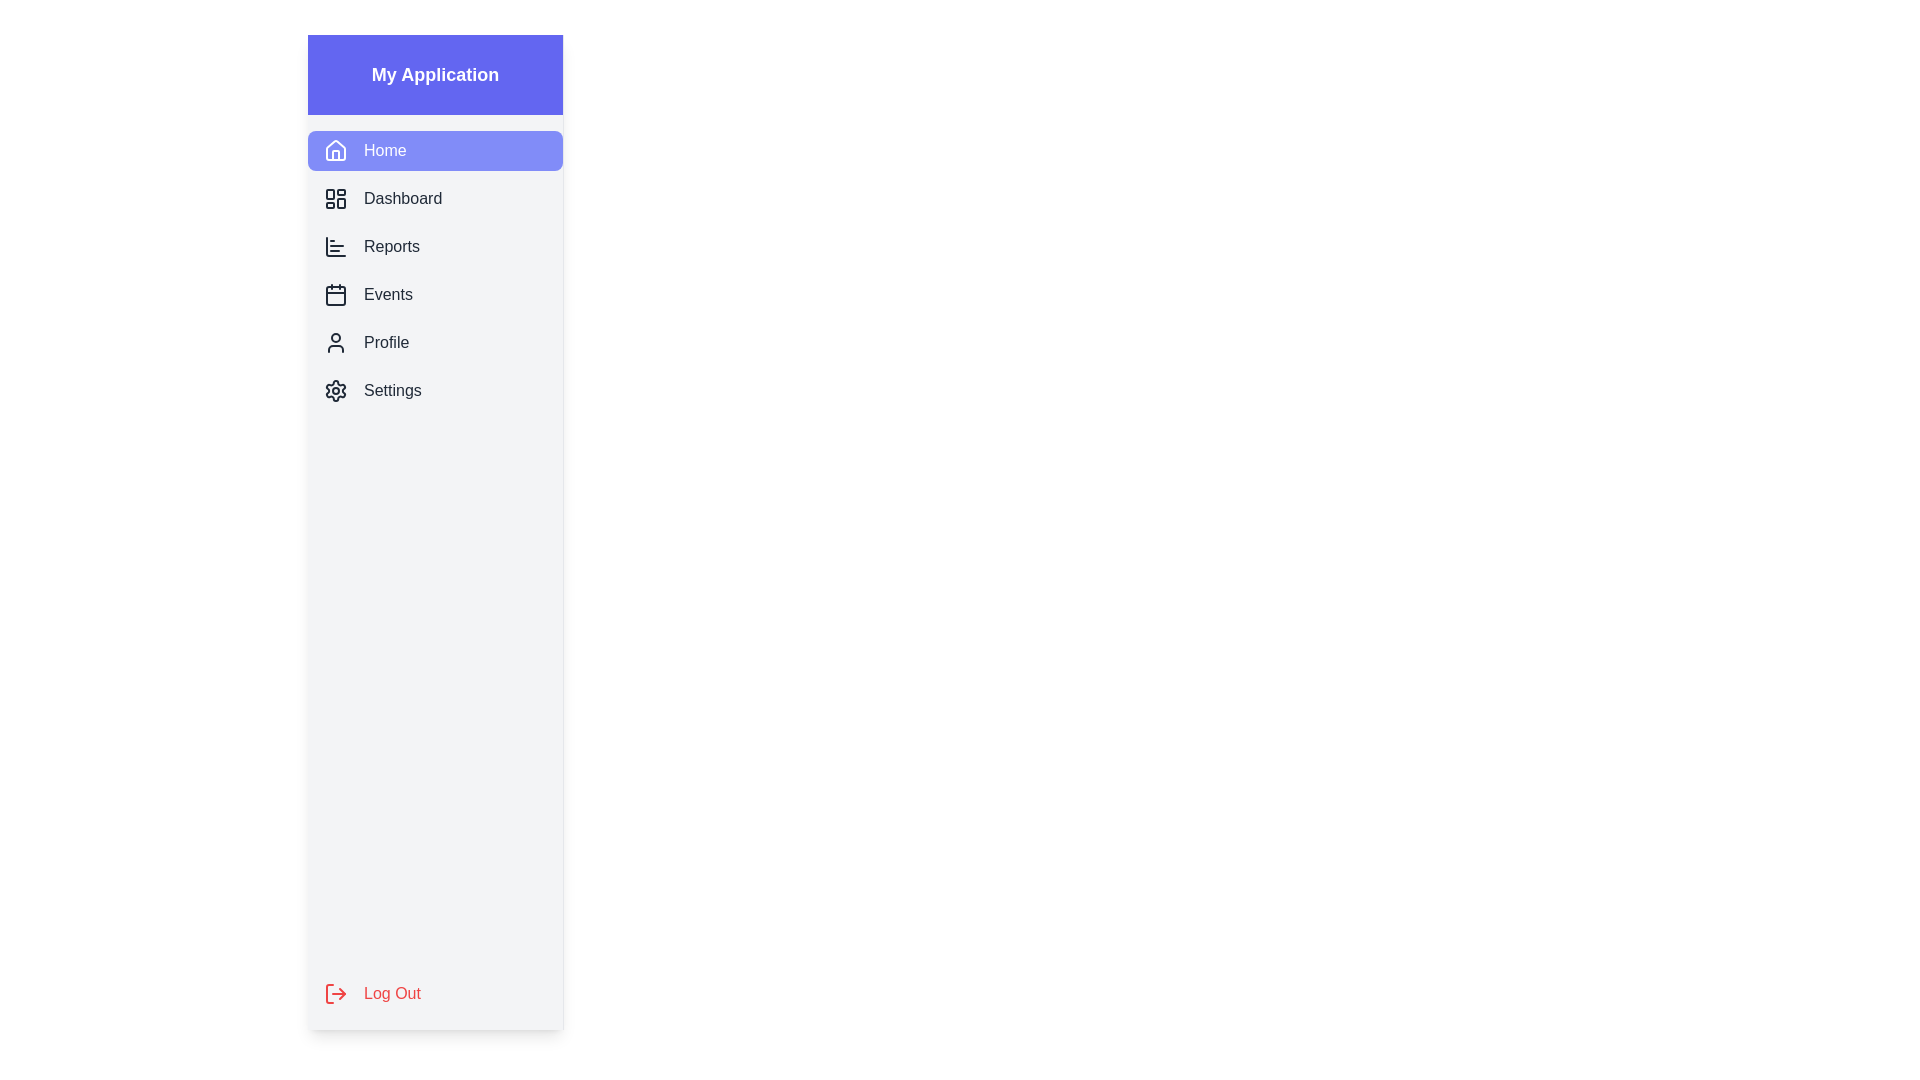 This screenshot has width=1920, height=1080. Describe the element at coordinates (434, 199) in the screenshot. I see `the 'Dashboard' menu item located directly below the 'Home' item in the vertical navigation menu` at that location.